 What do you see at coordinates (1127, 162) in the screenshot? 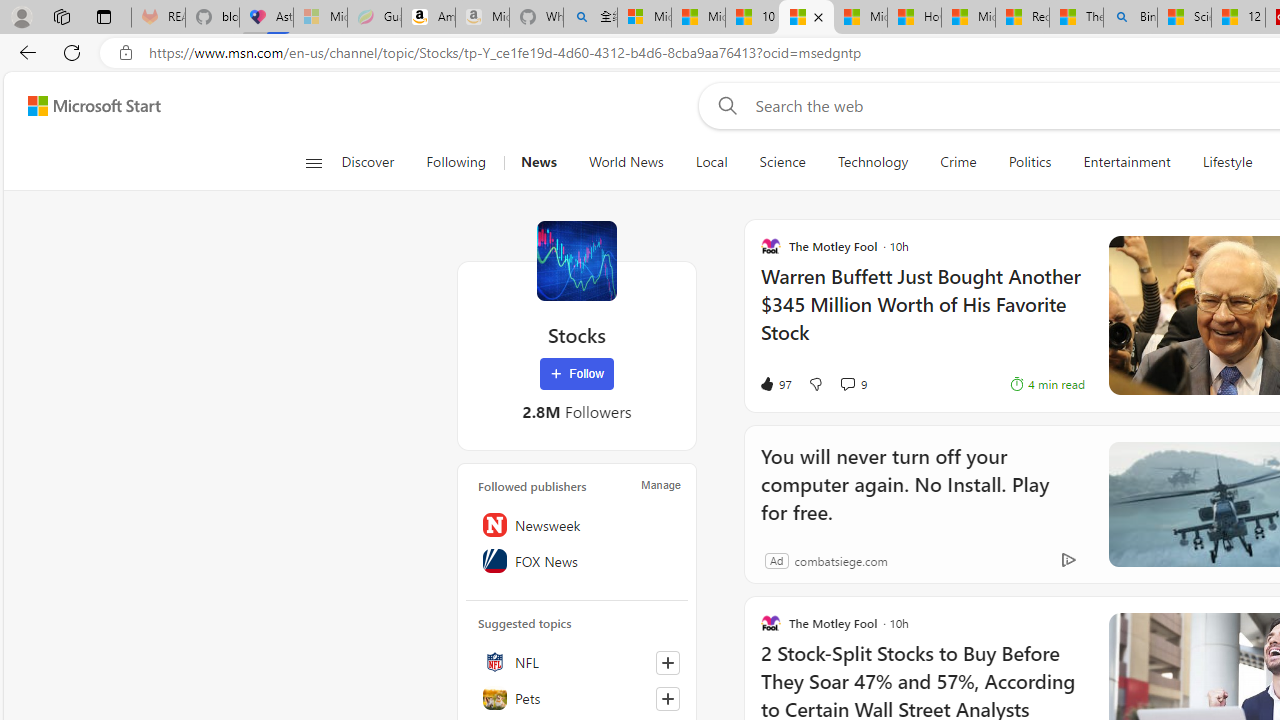
I see `'Entertainment'` at bounding box center [1127, 162].